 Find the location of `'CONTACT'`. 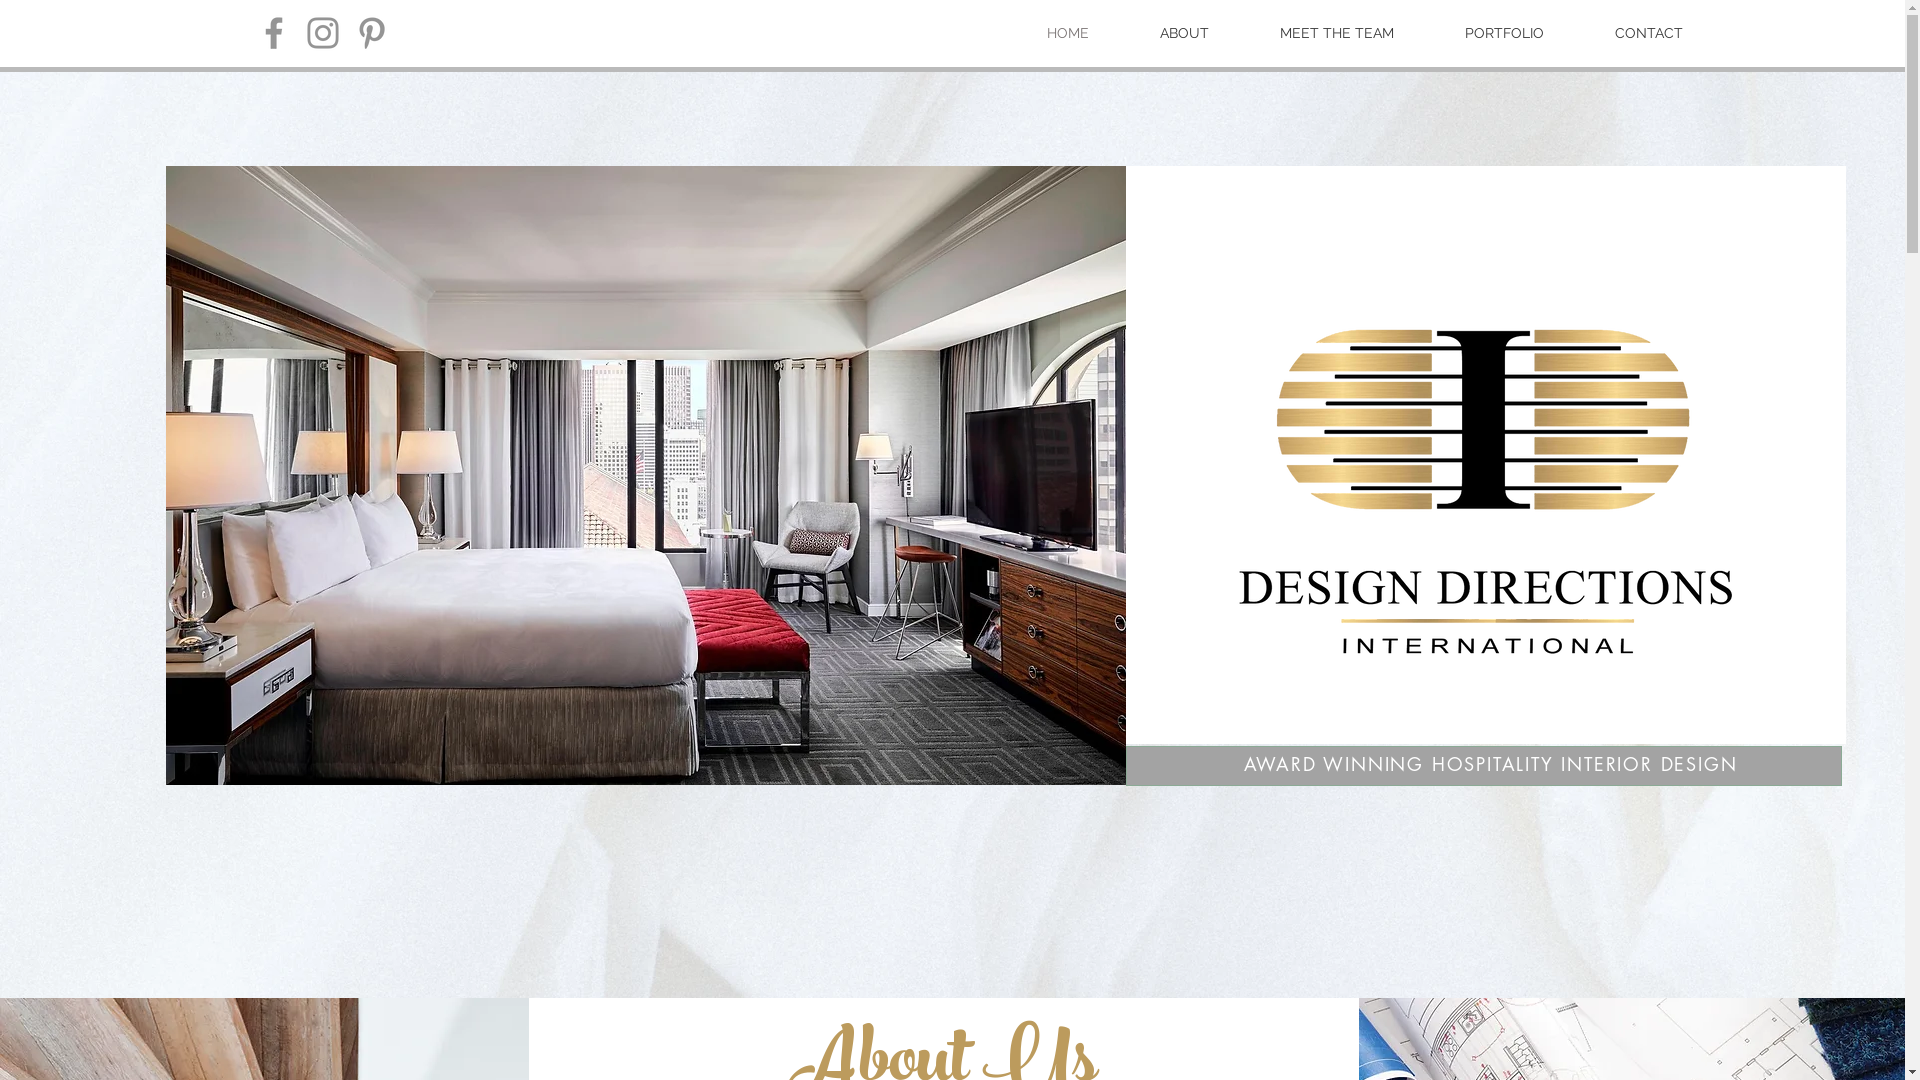

'CONTACT' is located at coordinates (1649, 33).